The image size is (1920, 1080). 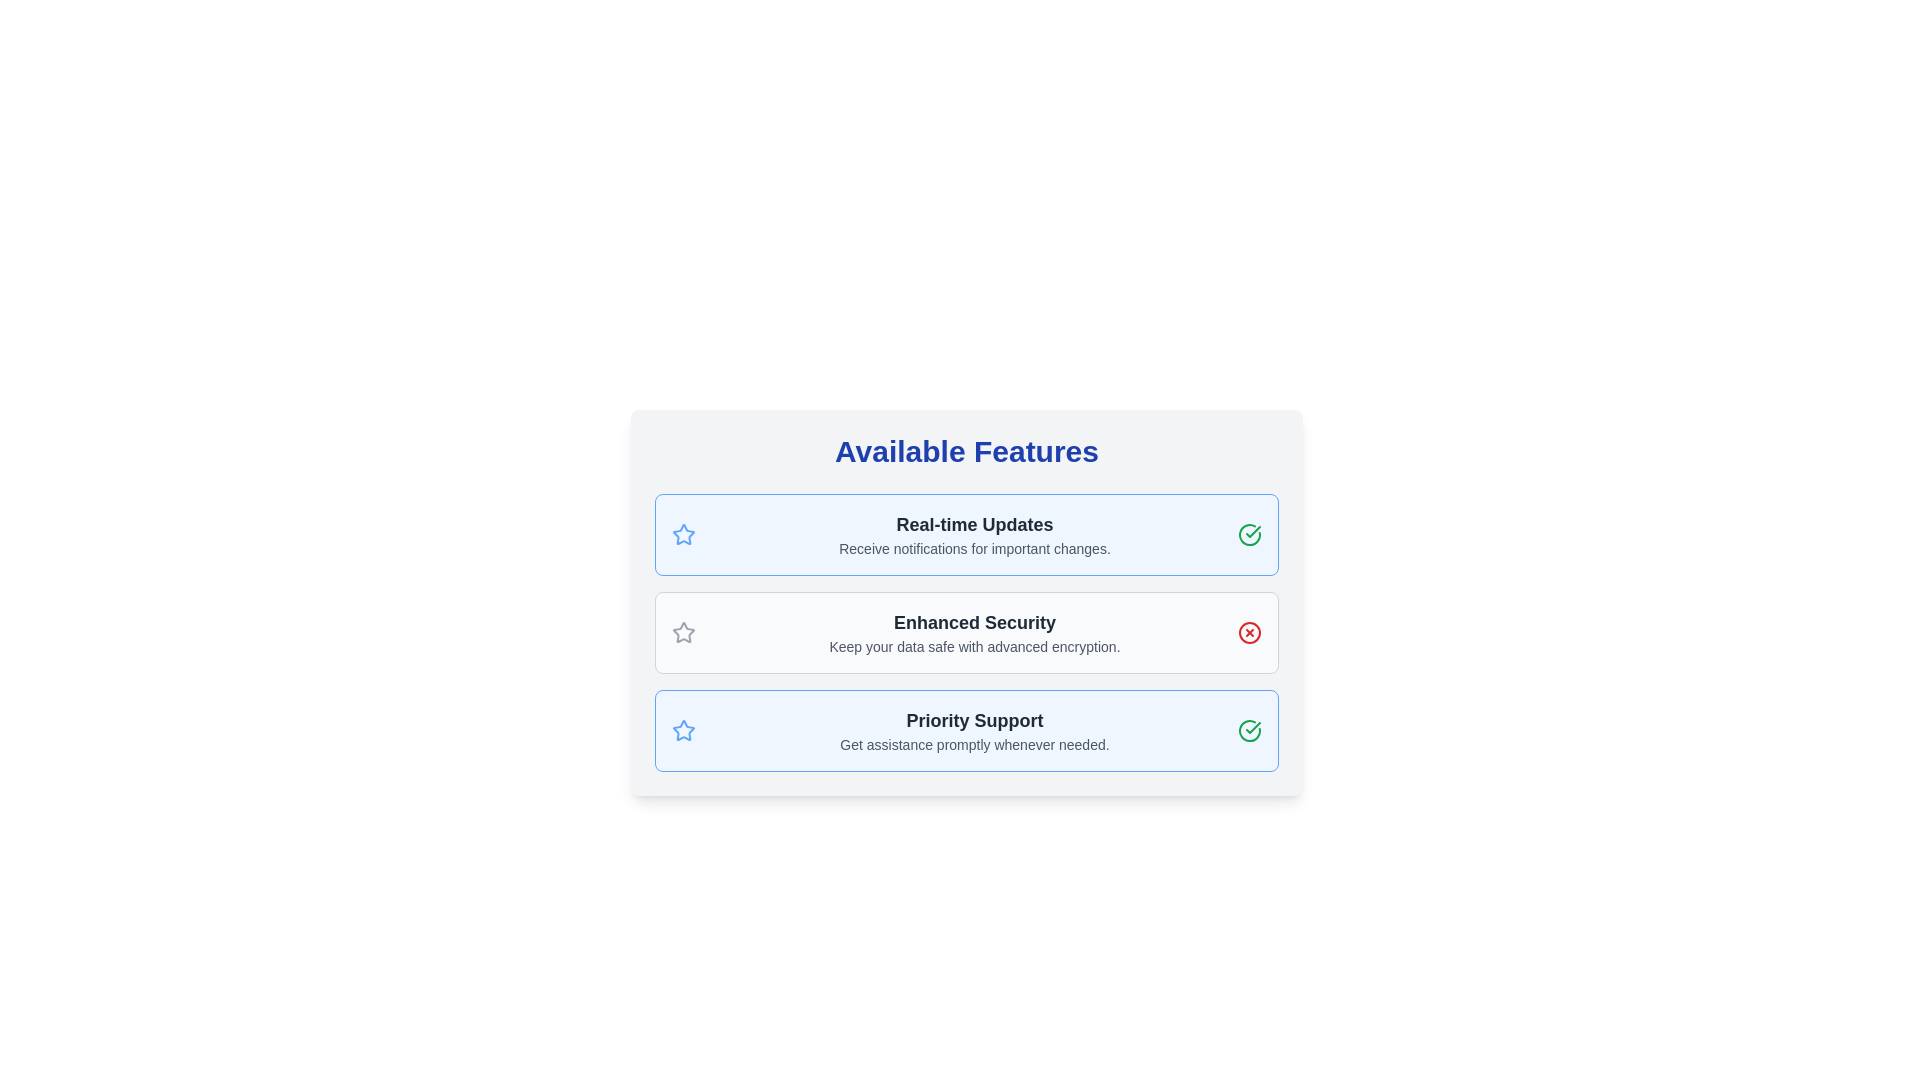 What do you see at coordinates (1248, 534) in the screenshot?
I see `the green circular checkmark icon indicating a successful action, located on the right side of the 'Real-time Updates' row in the 'Available Features' section` at bounding box center [1248, 534].